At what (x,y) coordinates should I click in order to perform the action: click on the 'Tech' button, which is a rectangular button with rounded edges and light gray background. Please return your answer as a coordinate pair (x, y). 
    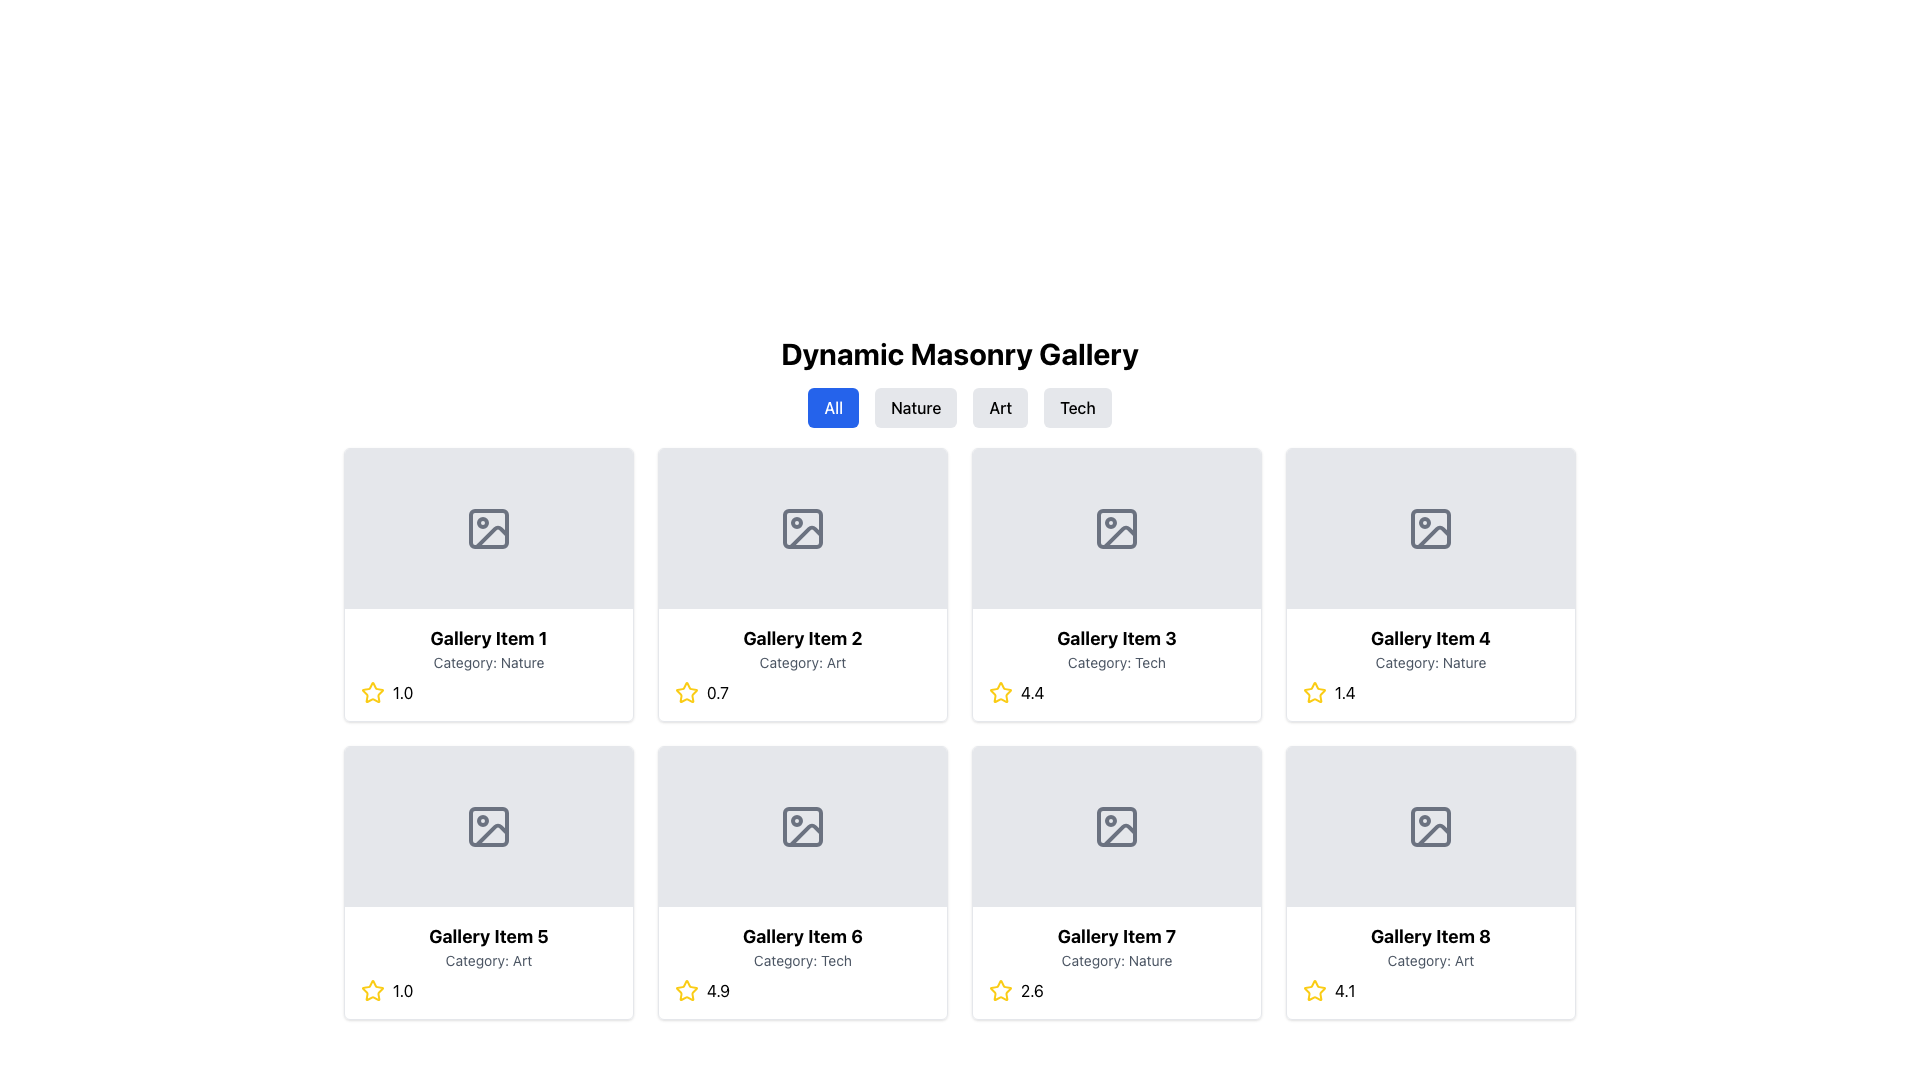
    Looking at the image, I should click on (1075, 407).